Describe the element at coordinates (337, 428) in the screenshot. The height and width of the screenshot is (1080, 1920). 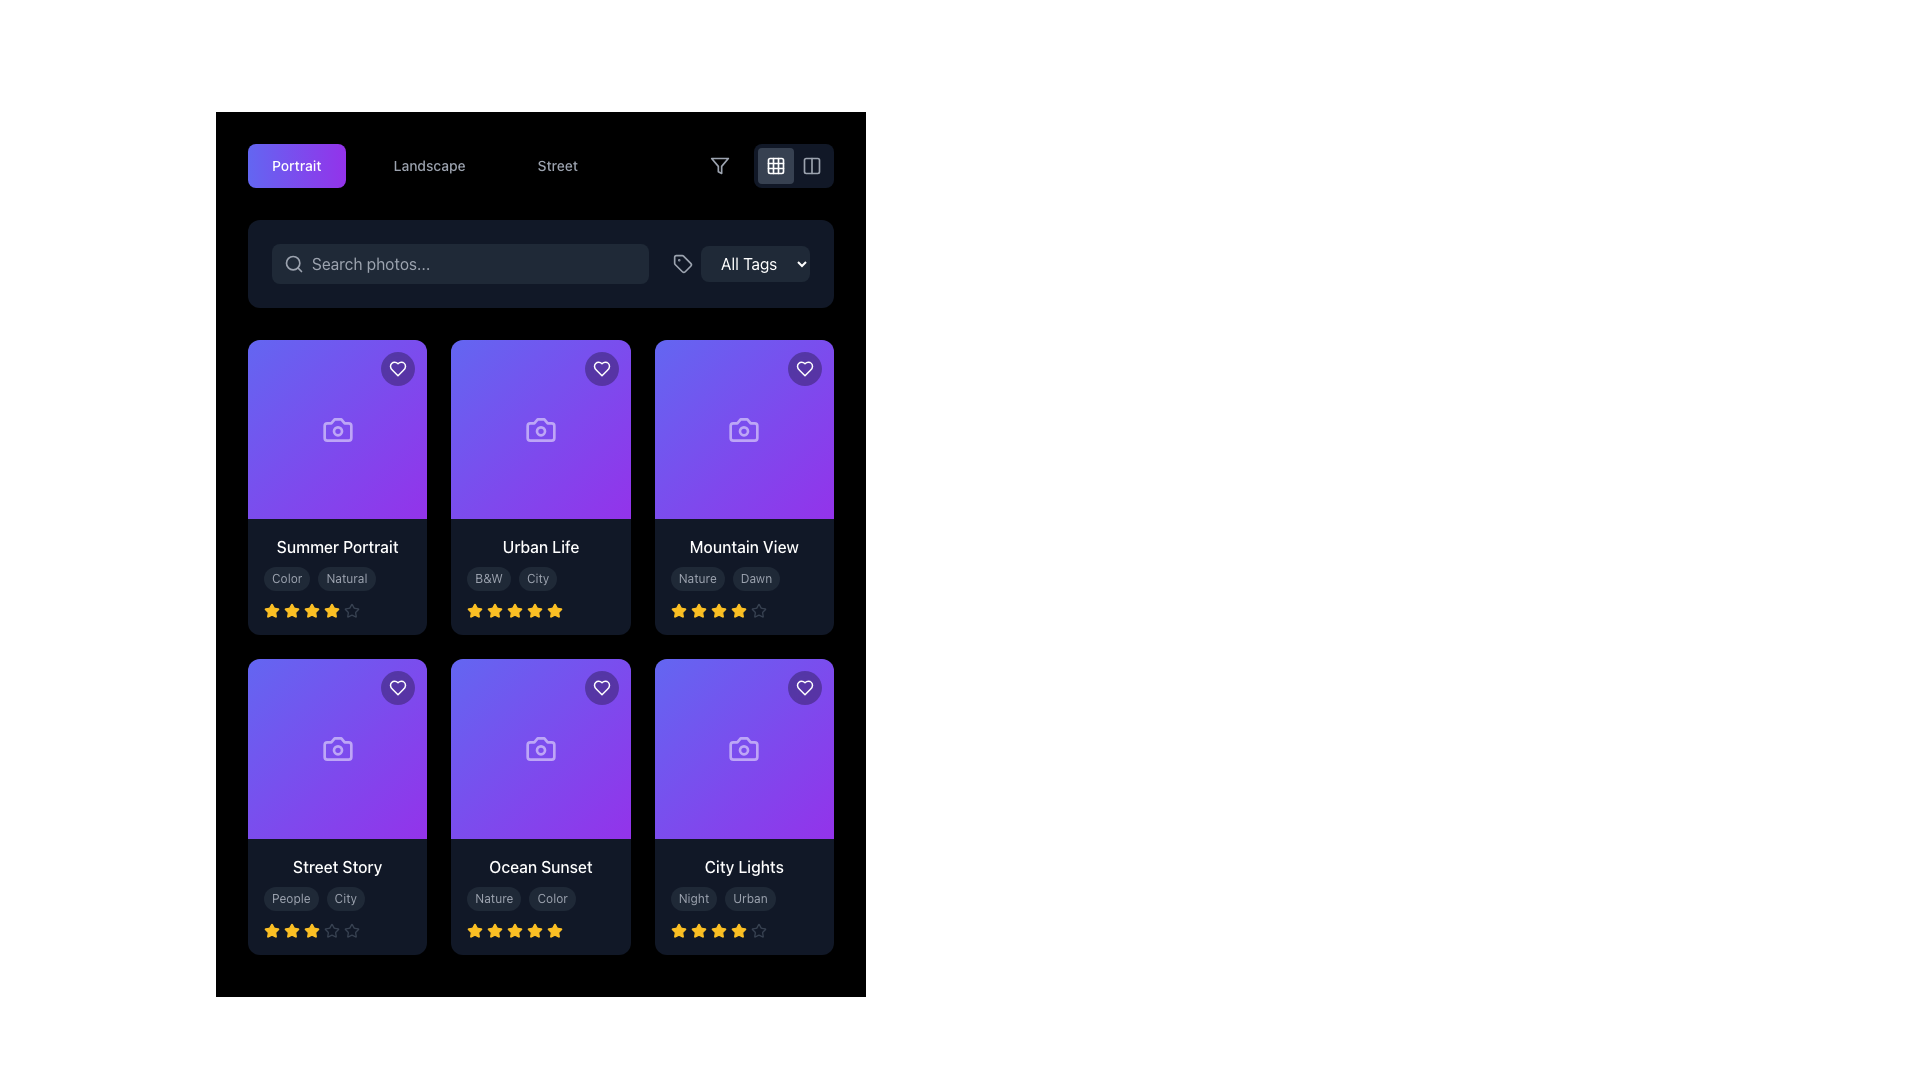
I see `the graphical representation of the camera icon located in the top-left card of the grid, above the 'Summer Portrait' text and star rating section` at that location.